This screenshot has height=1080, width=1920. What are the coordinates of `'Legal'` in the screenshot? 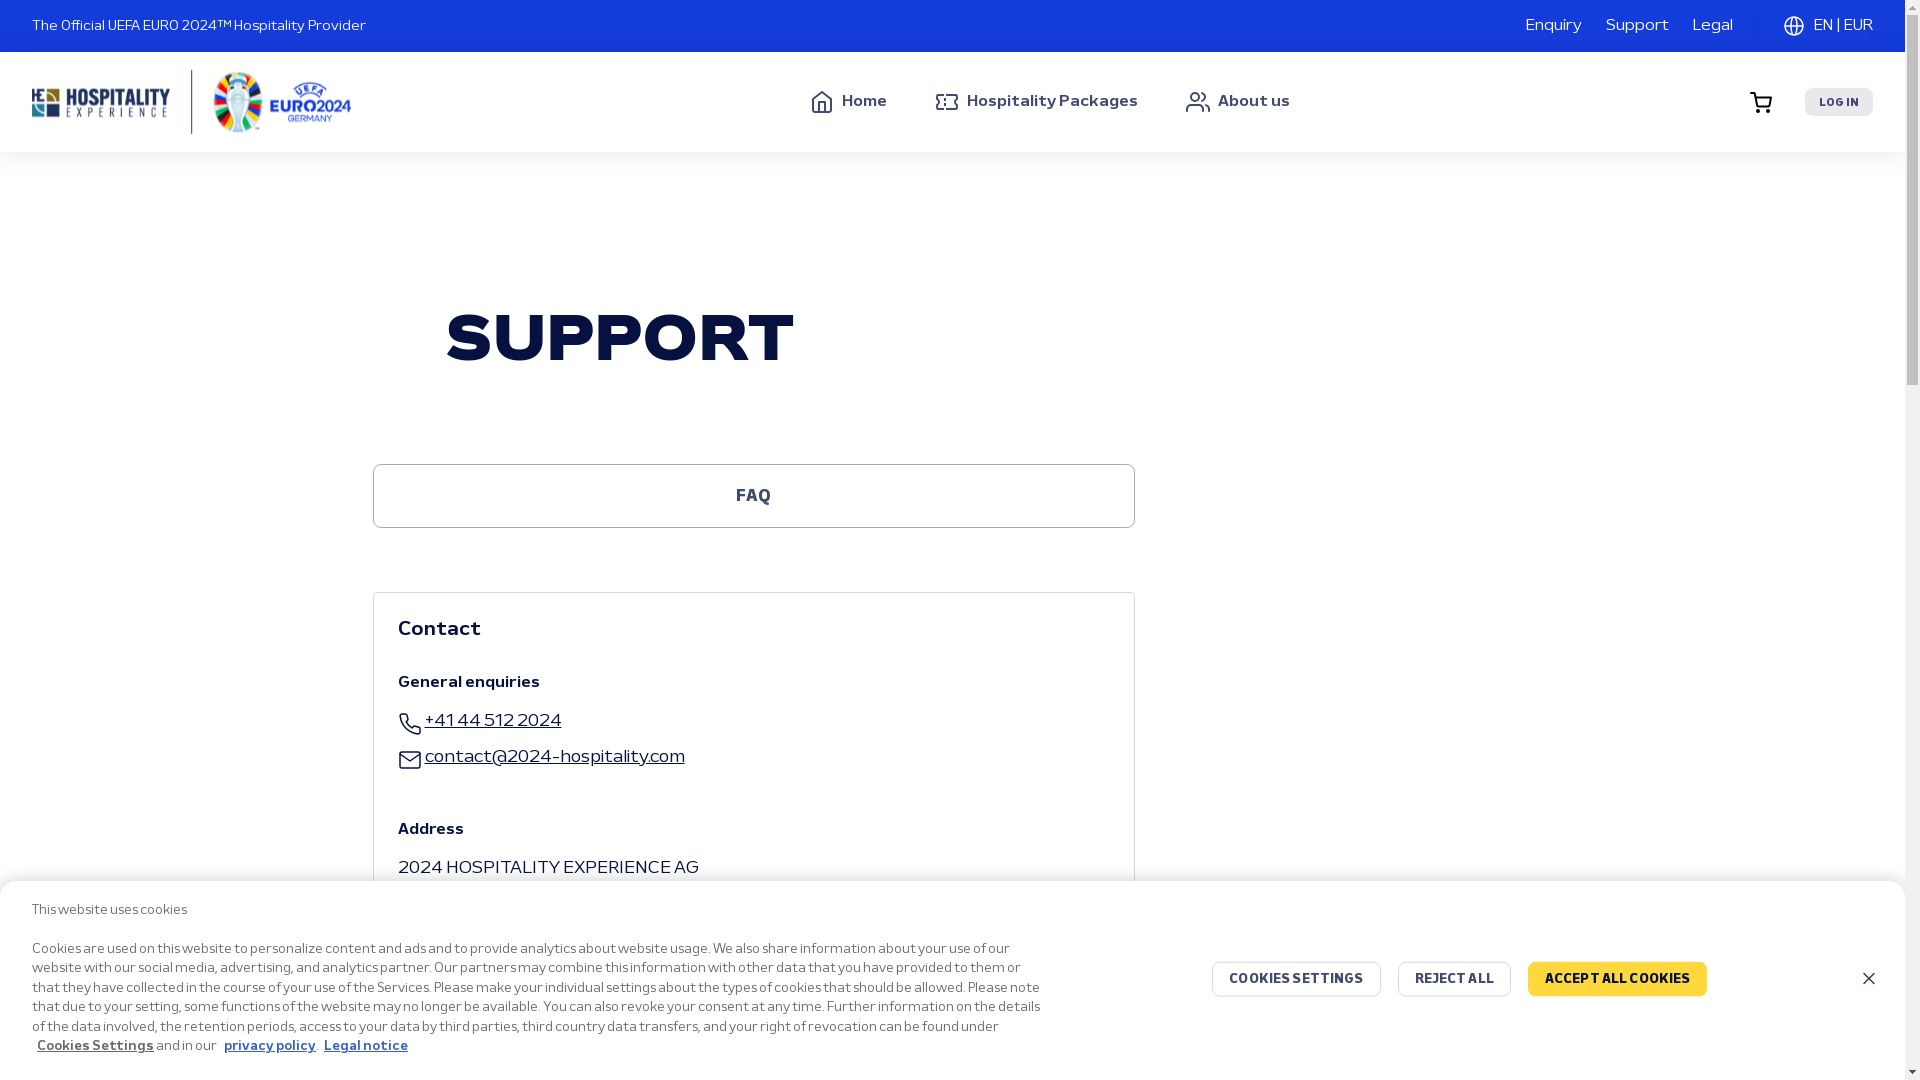 It's located at (1692, 25).